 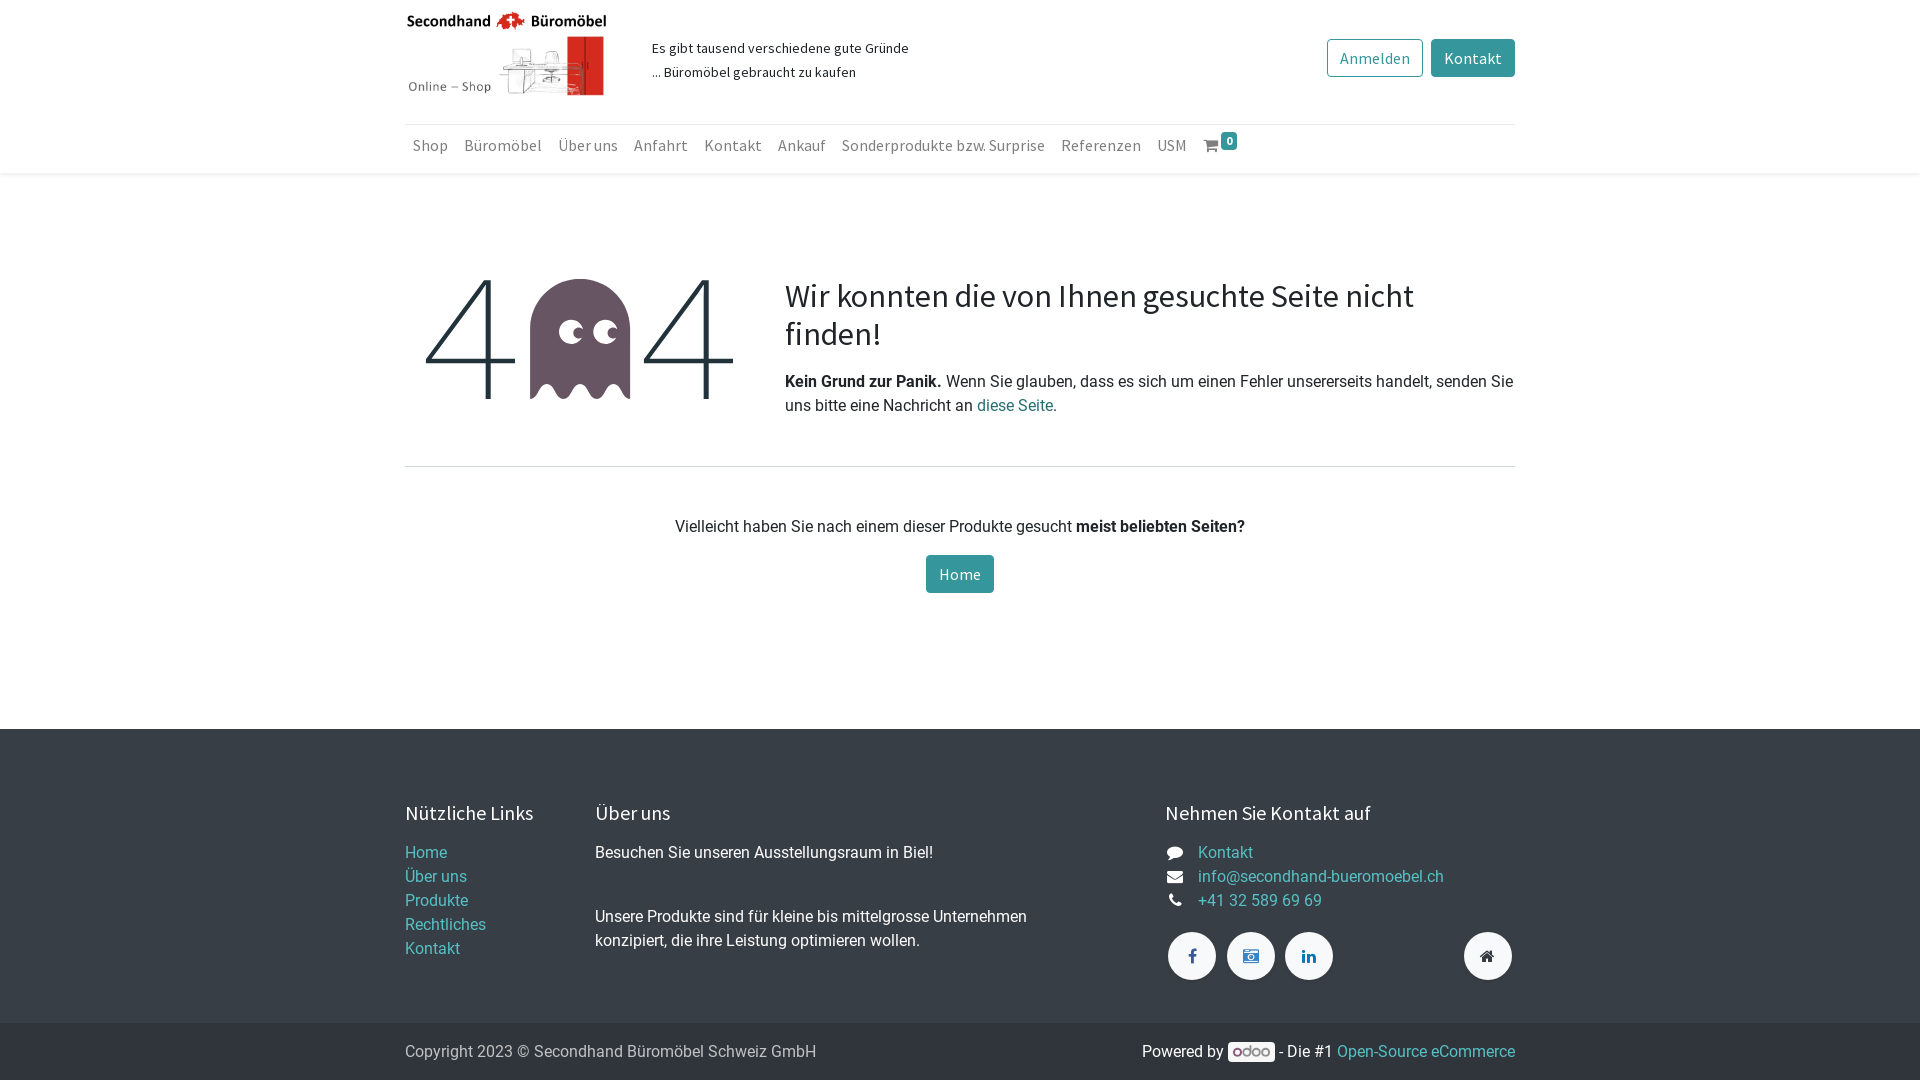 I want to click on '0', so click(x=1218, y=144).